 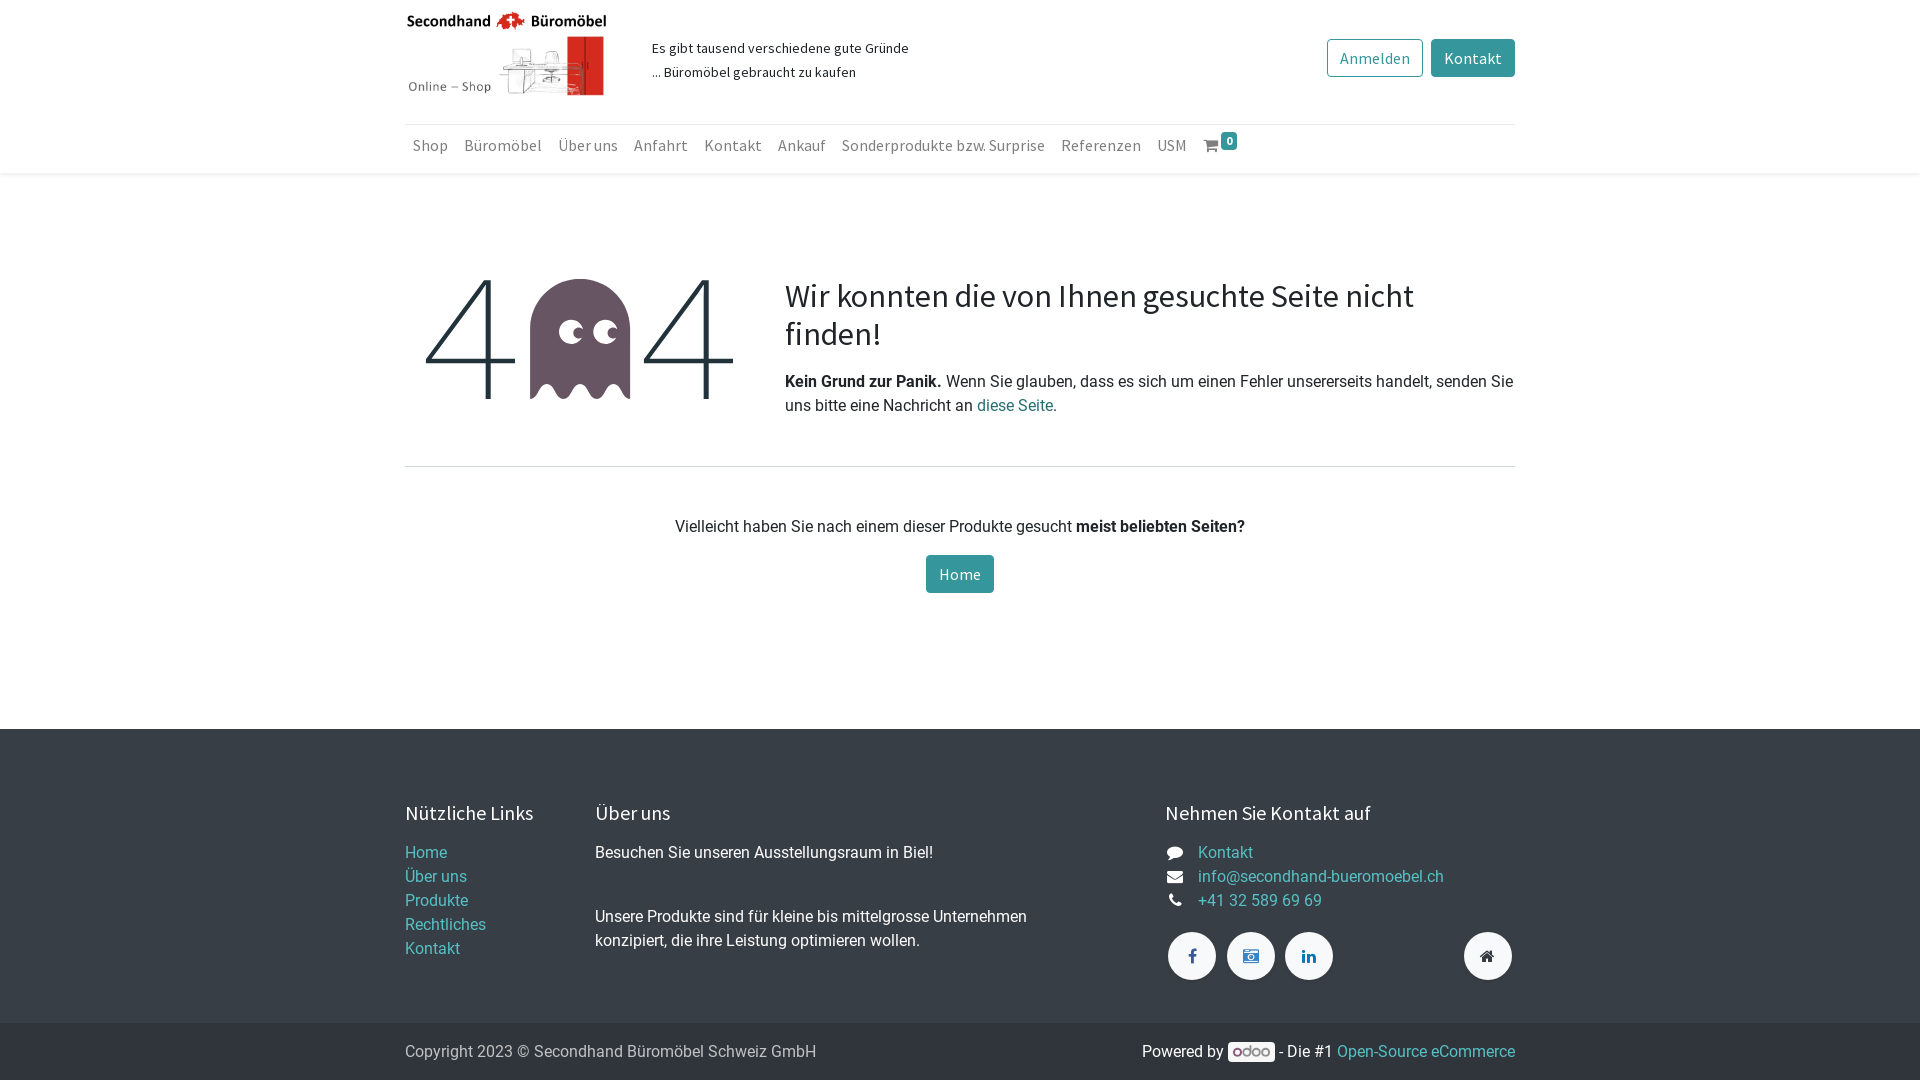 I want to click on '0', so click(x=1218, y=144).